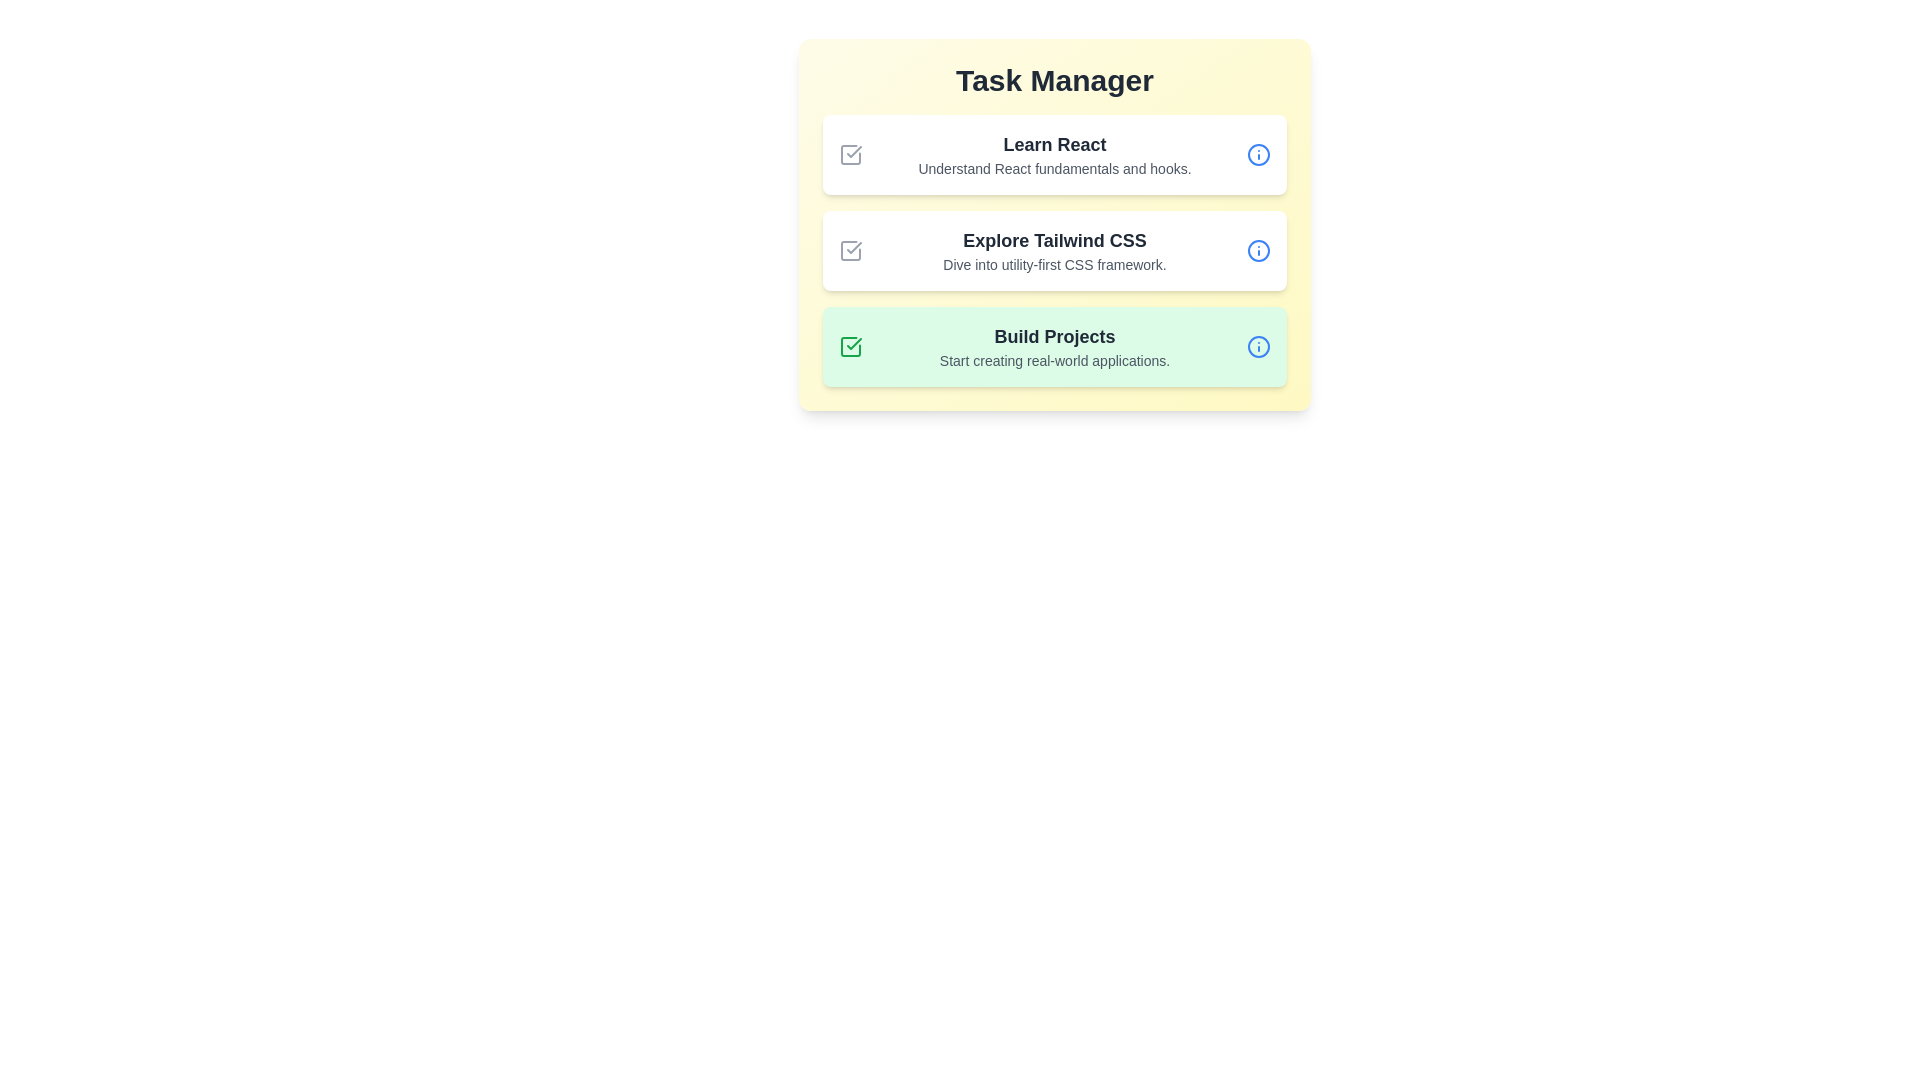 The height and width of the screenshot is (1080, 1920). Describe the element at coordinates (1054, 335) in the screenshot. I see `the title of the task Build Projects to focus on it` at that location.